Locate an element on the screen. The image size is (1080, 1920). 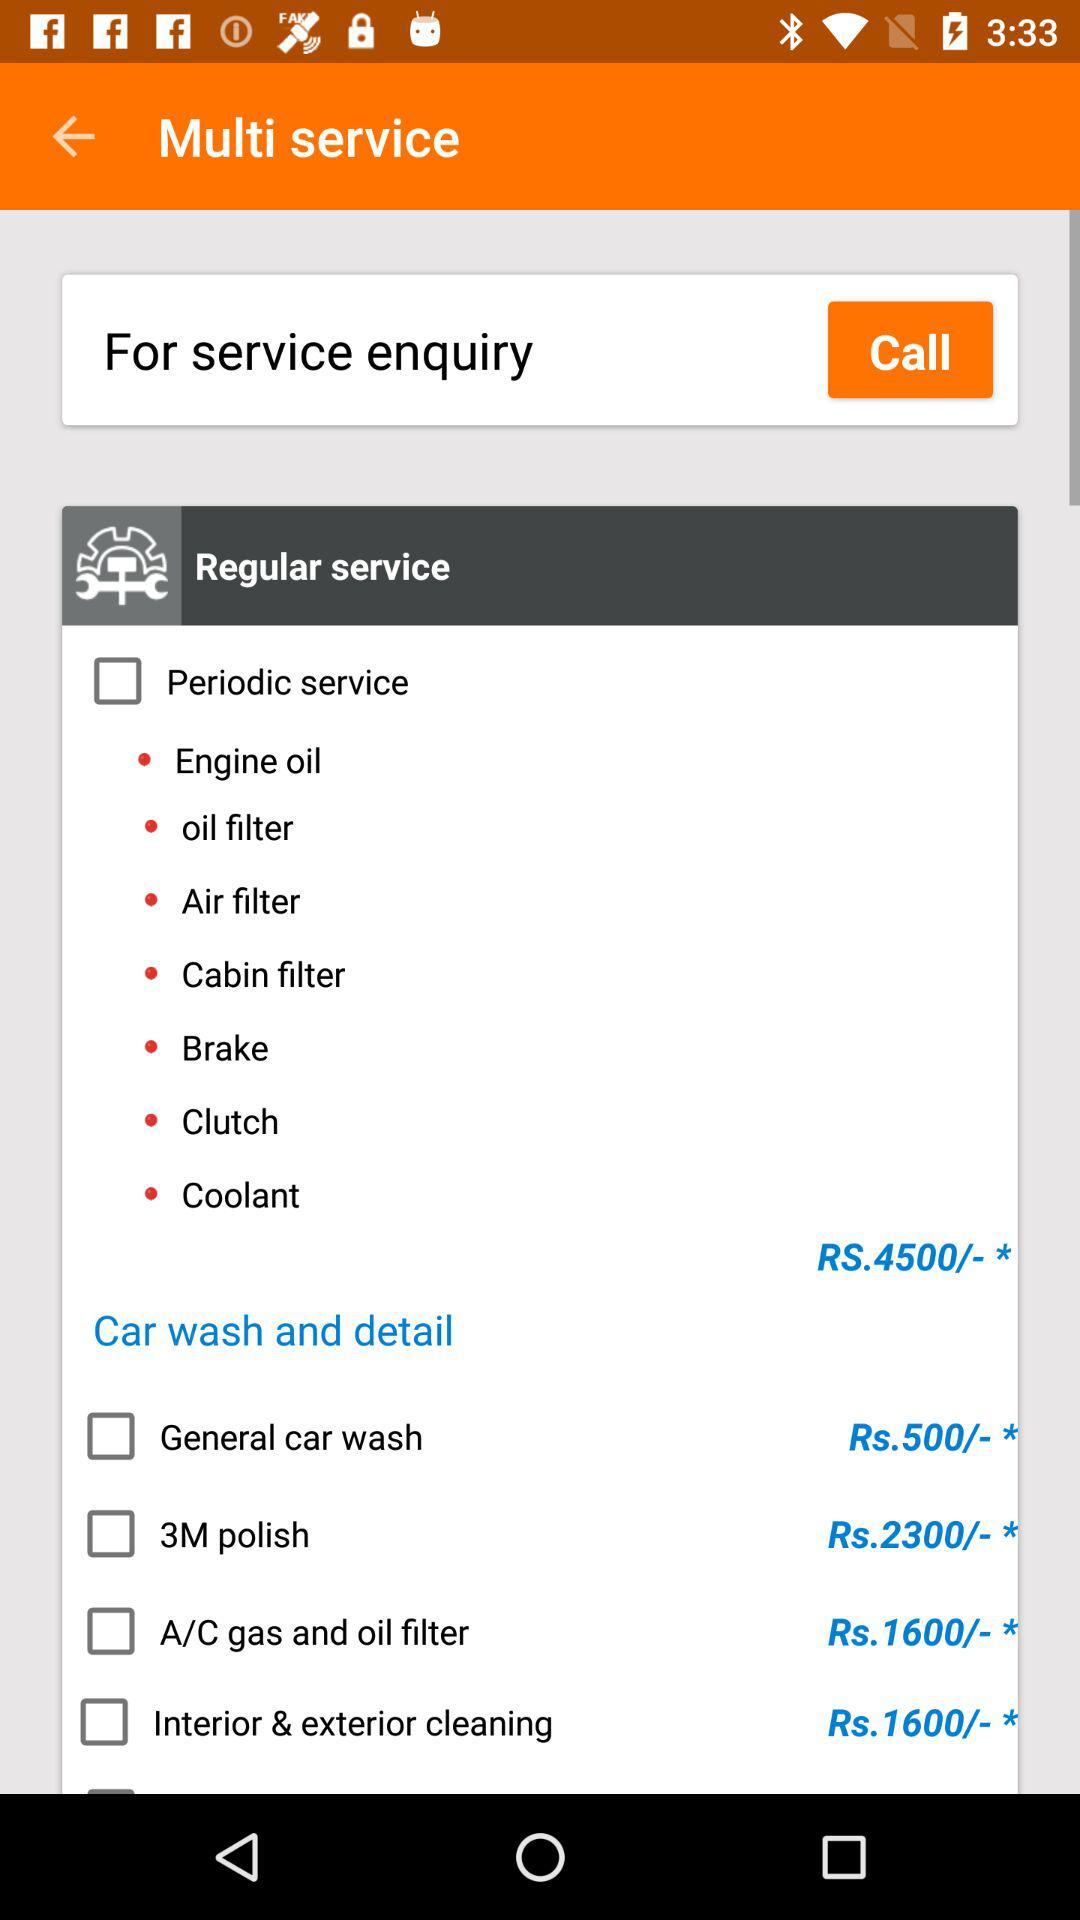
the item below the a c gas is located at coordinates (540, 1721).